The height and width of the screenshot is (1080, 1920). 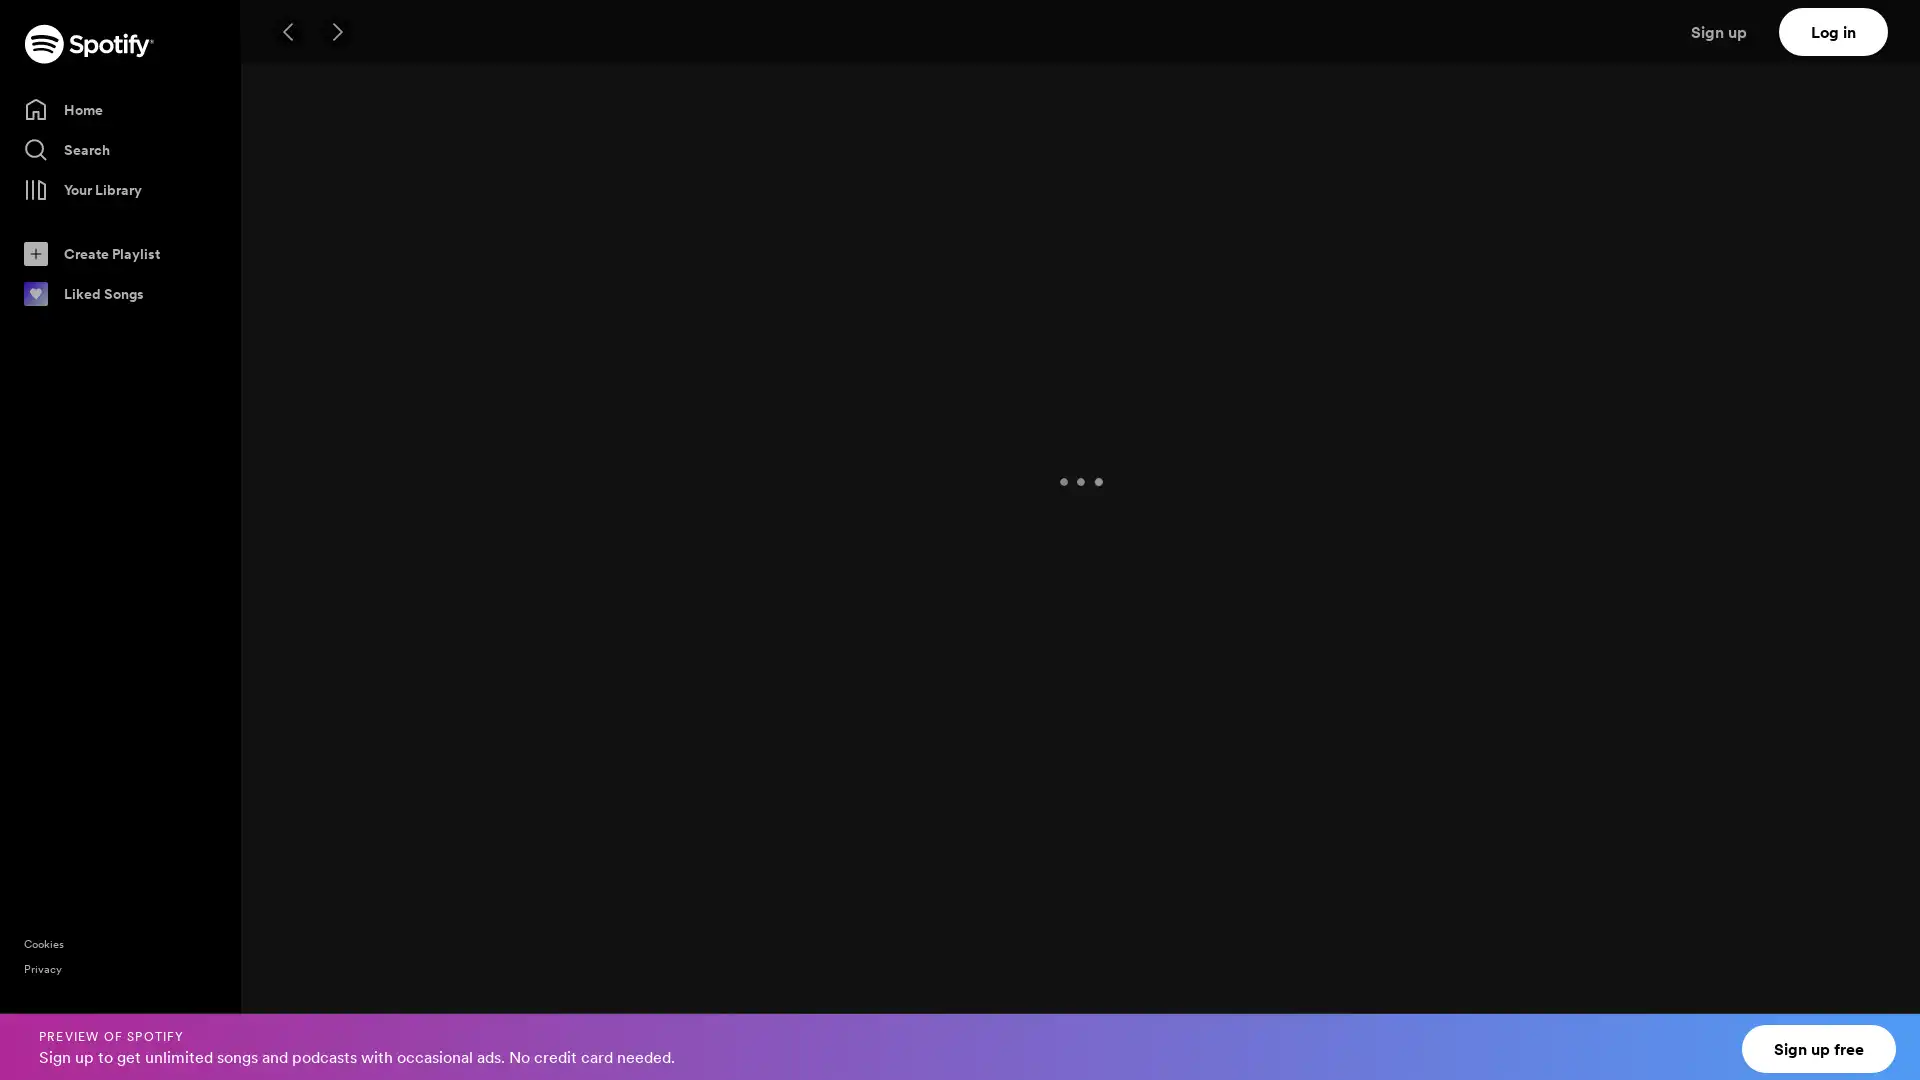 What do you see at coordinates (1429, 955) in the screenshot?
I see `Play Gregory David` at bounding box center [1429, 955].